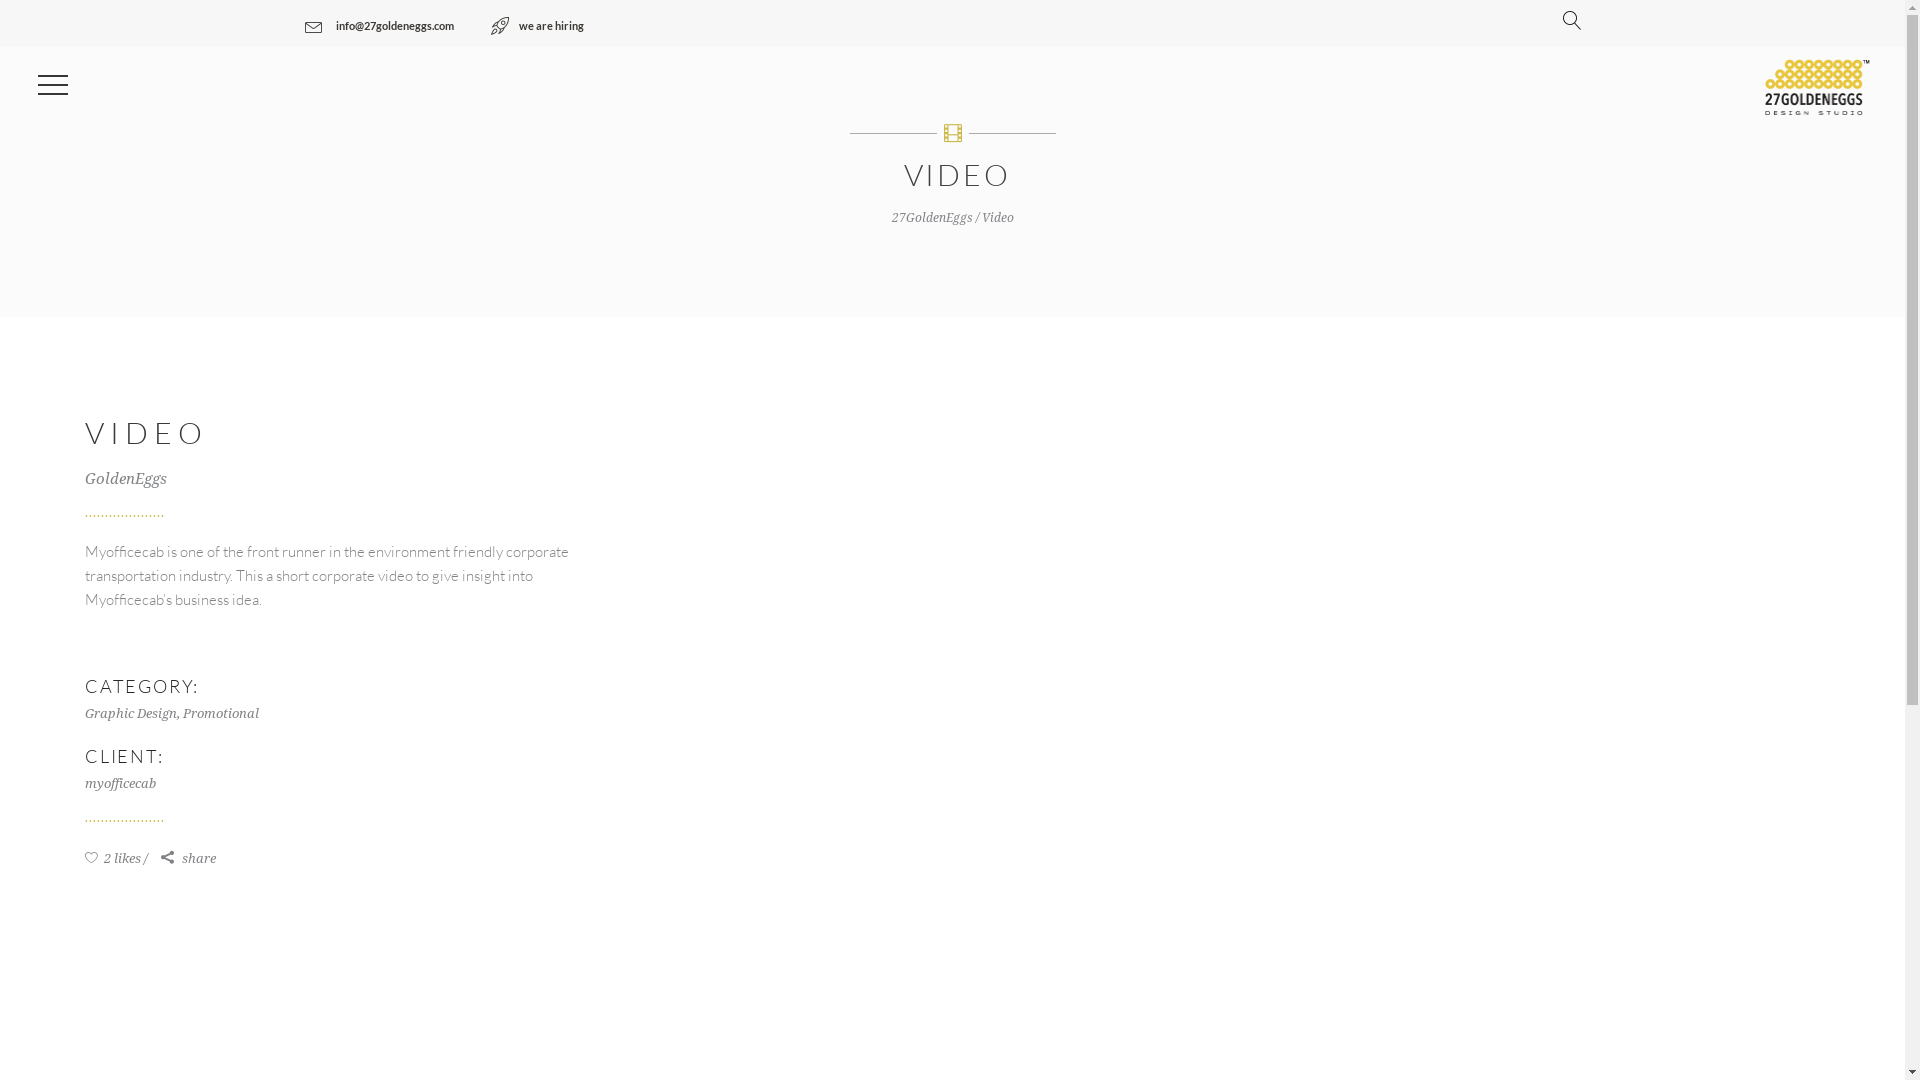  Describe the element at coordinates (378, 26) in the screenshot. I see `'info@27goldeneggs.com'` at that location.